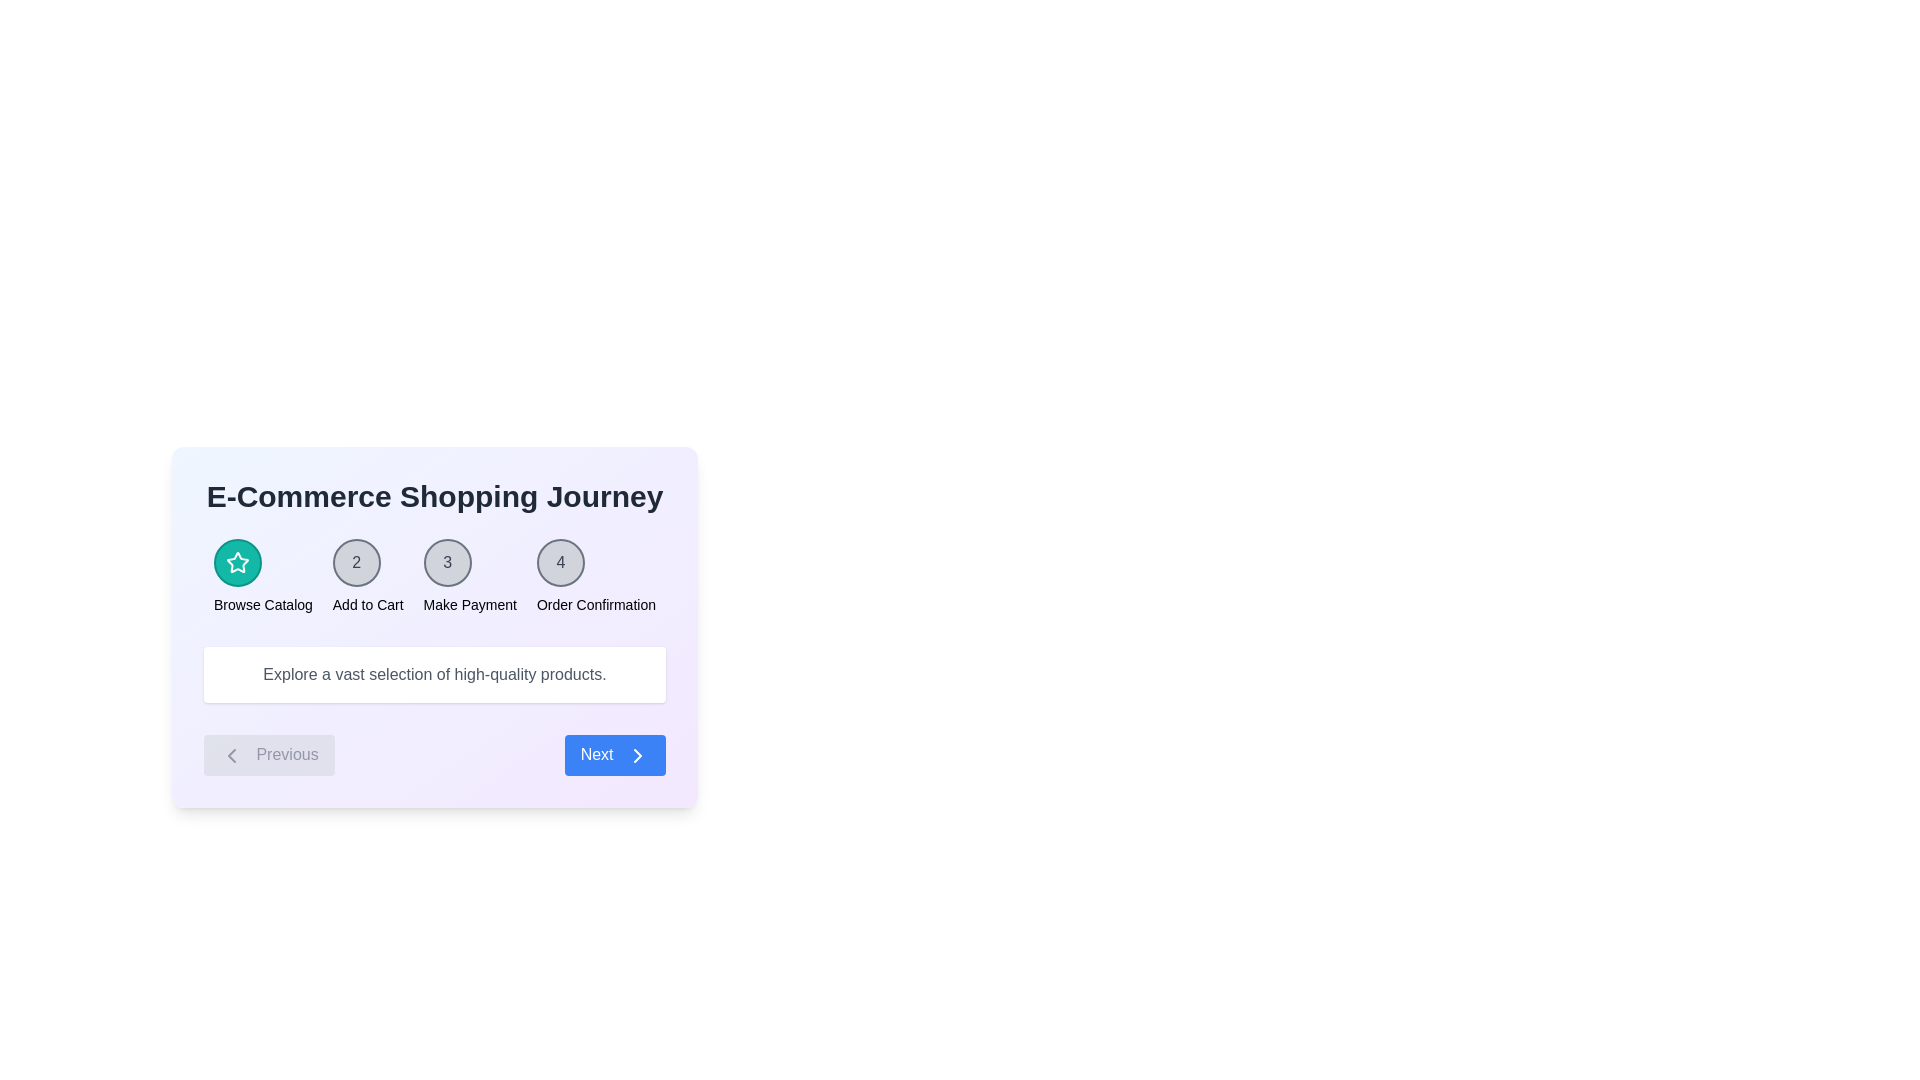 This screenshot has height=1080, width=1920. Describe the element at coordinates (595, 604) in the screenshot. I see `the text label displaying 'Order Confirmation', which is styled in a medium-sized font and positioned below a circular icon with the number '4' in a progress tracker` at that location.